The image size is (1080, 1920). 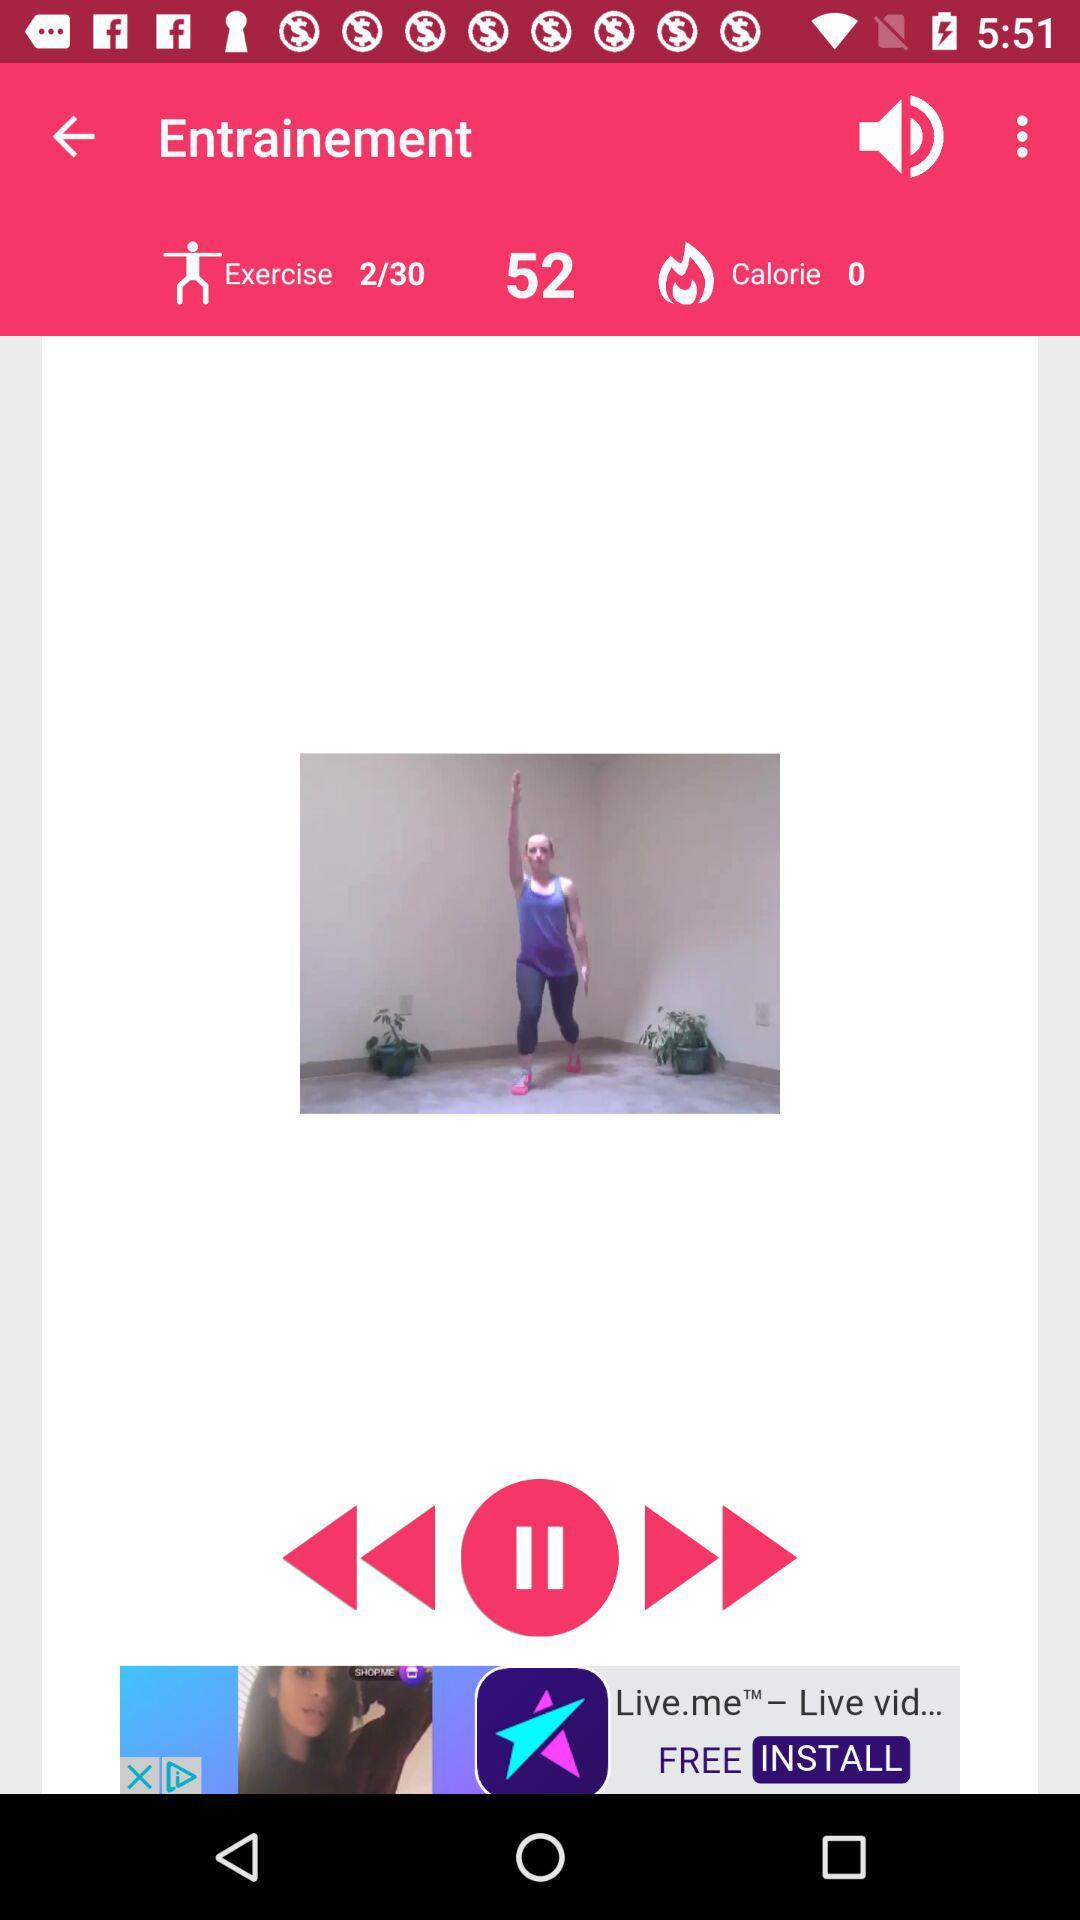 I want to click on change the volume, so click(x=901, y=135).